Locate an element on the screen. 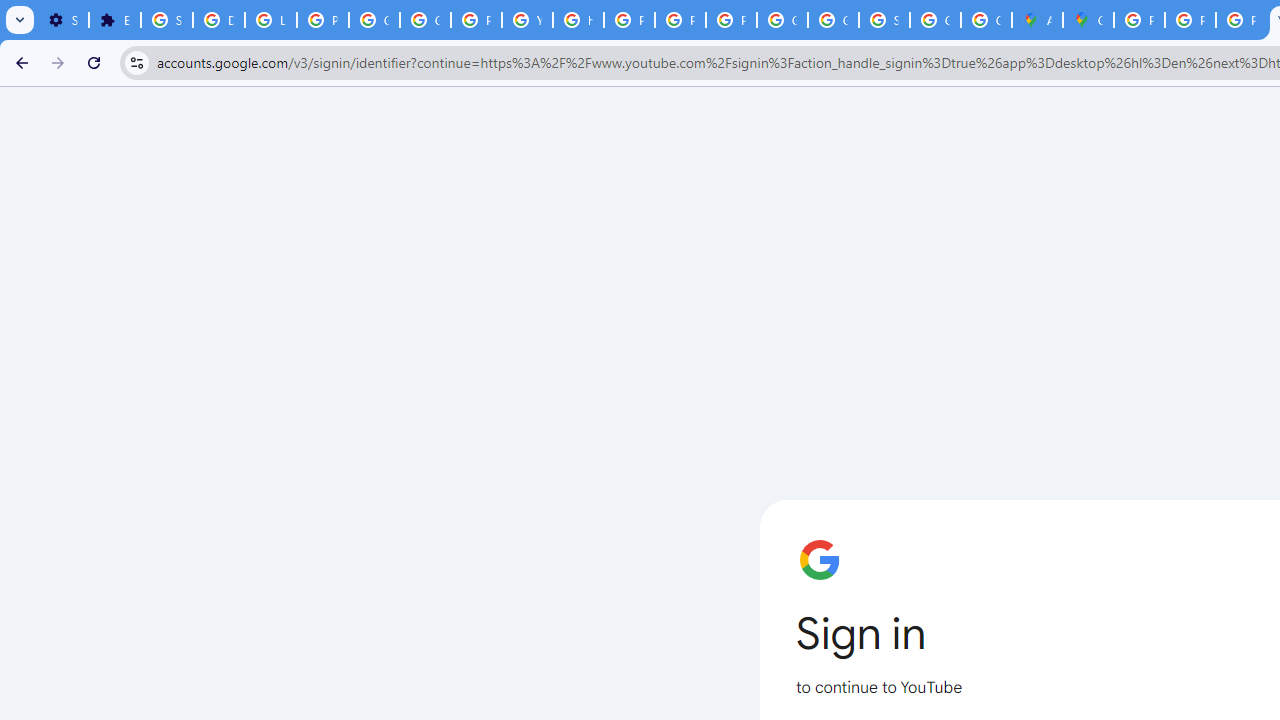 The image size is (1280, 720). 'Google Account Help' is located at coordinates (375, 20).